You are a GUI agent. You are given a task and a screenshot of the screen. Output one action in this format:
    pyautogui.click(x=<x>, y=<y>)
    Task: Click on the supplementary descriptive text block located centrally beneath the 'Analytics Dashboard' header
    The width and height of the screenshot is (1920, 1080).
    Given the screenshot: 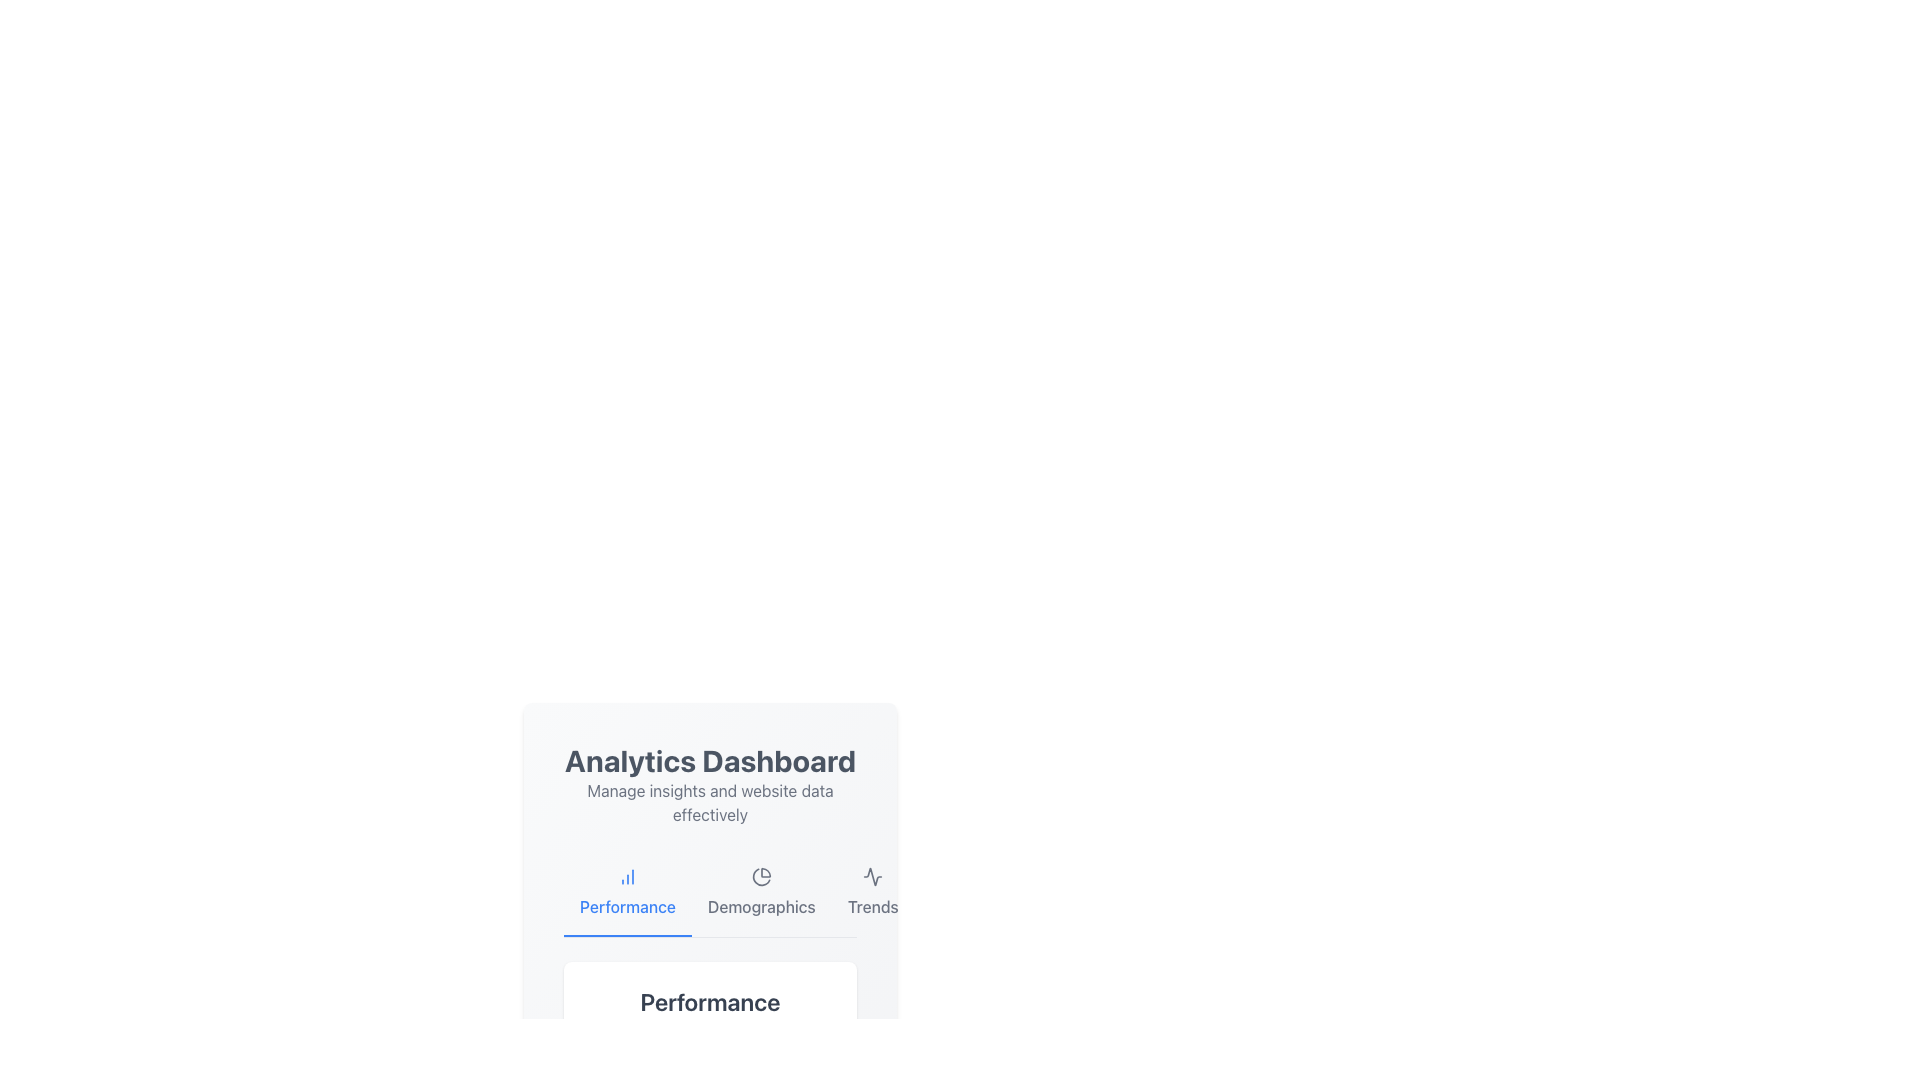 What is the action you would take?
    pyautogui.click(x=710, y=801)
    